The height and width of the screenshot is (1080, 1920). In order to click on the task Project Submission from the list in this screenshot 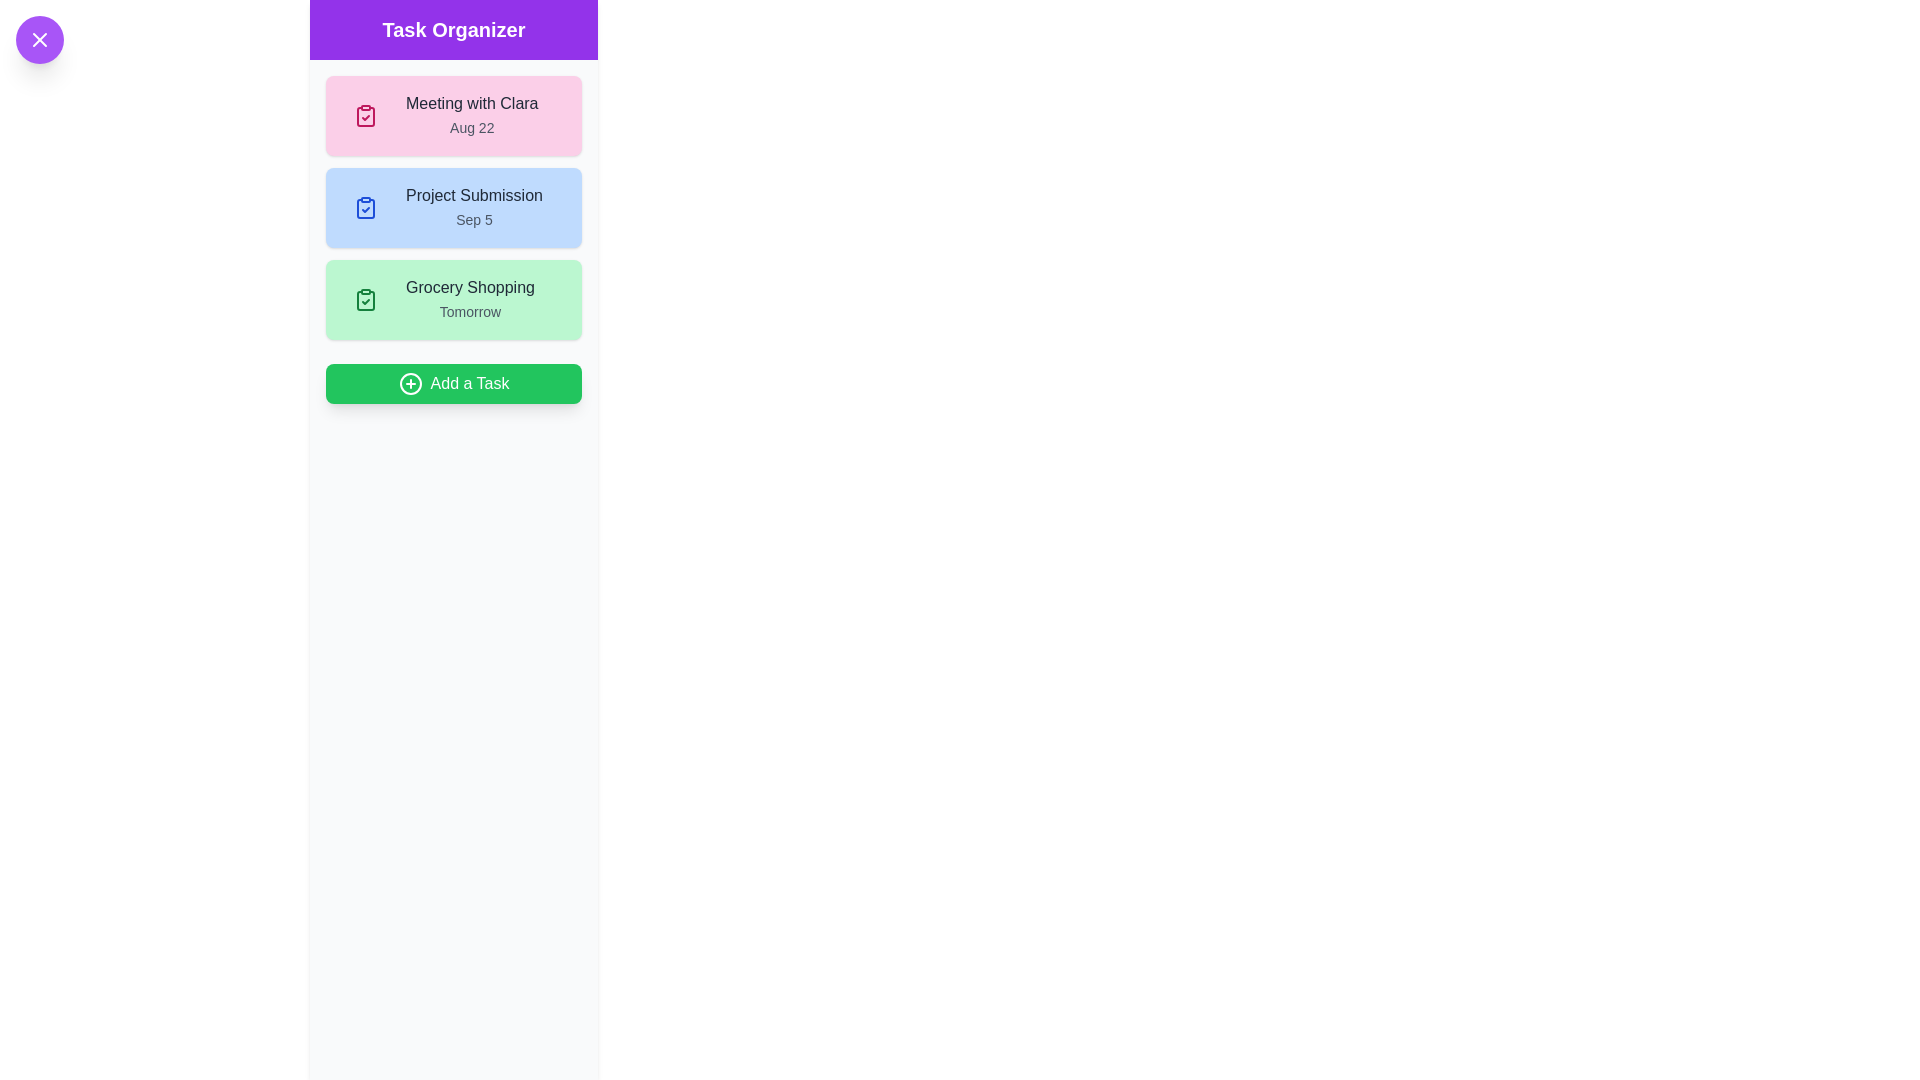, I will do `click(453, 208)`.